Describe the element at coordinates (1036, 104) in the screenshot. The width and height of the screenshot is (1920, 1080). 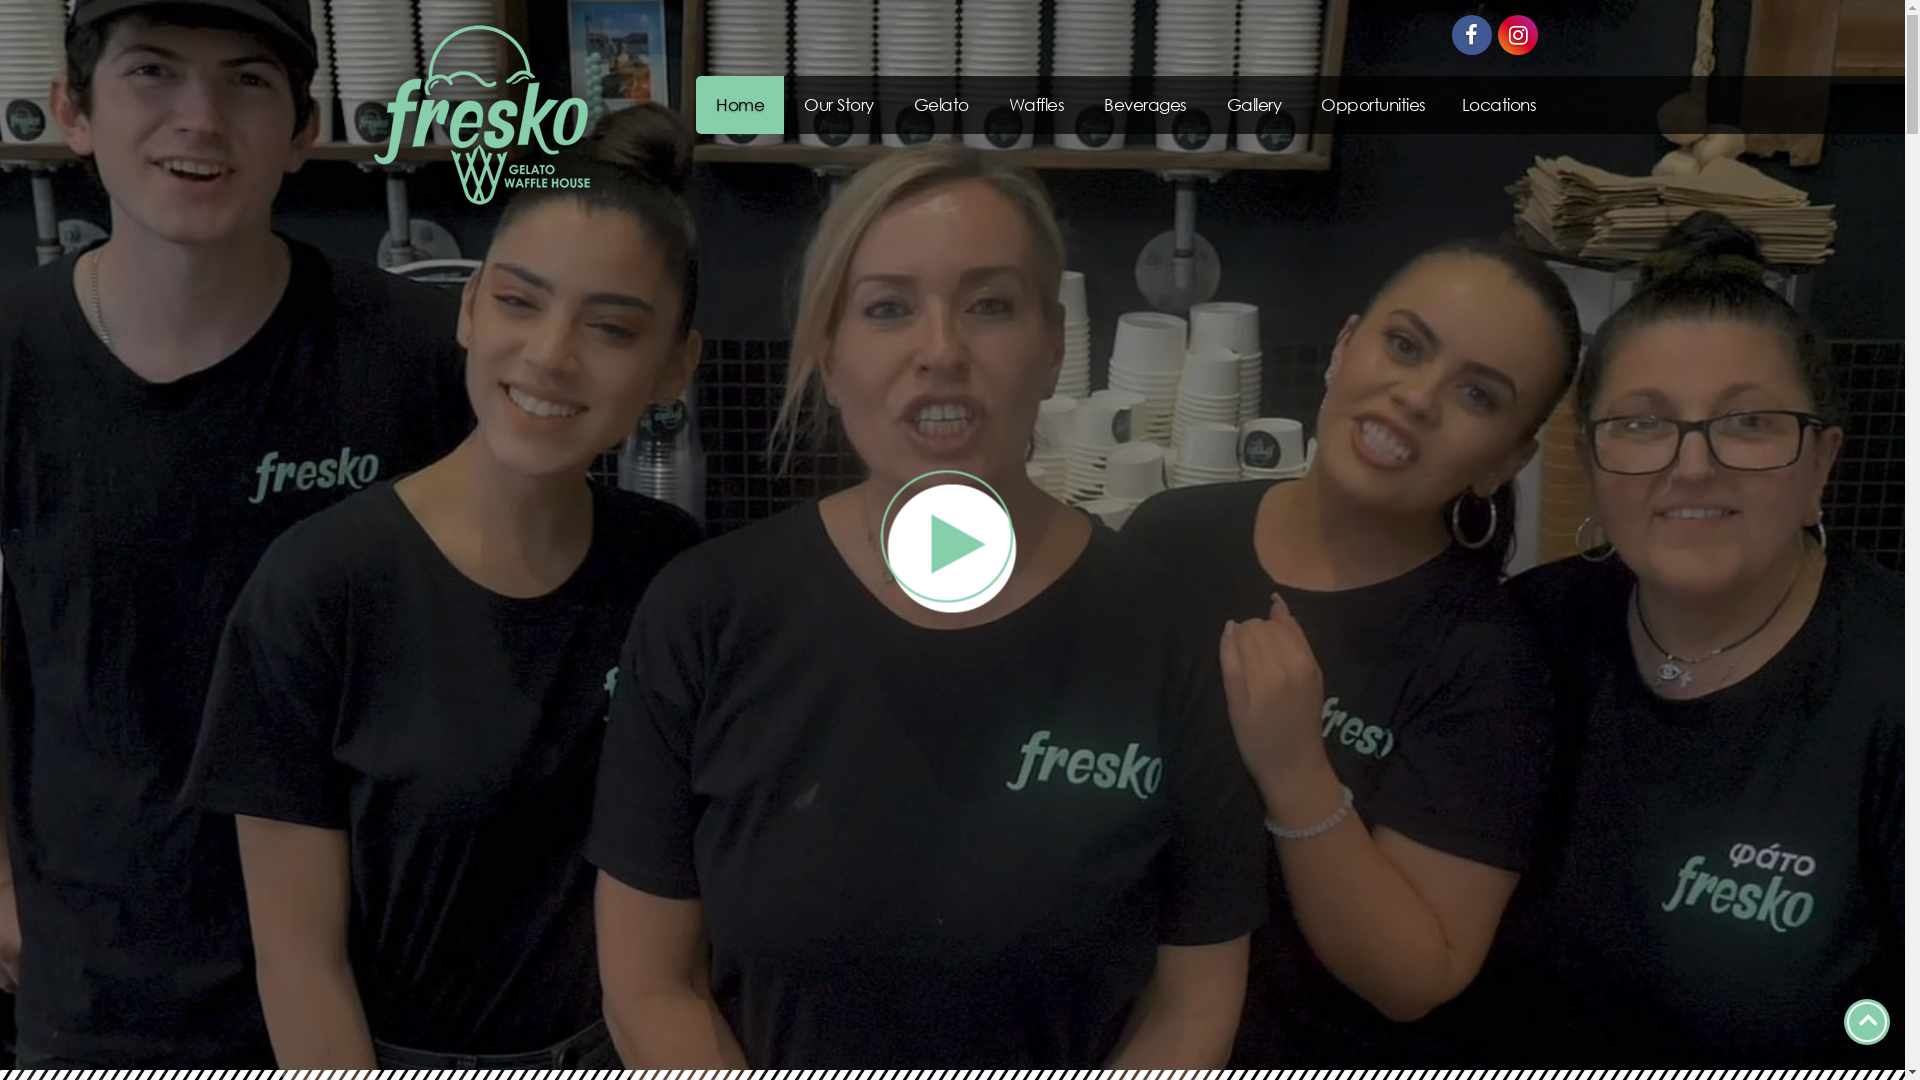
I see `'Waffles'` at that location.